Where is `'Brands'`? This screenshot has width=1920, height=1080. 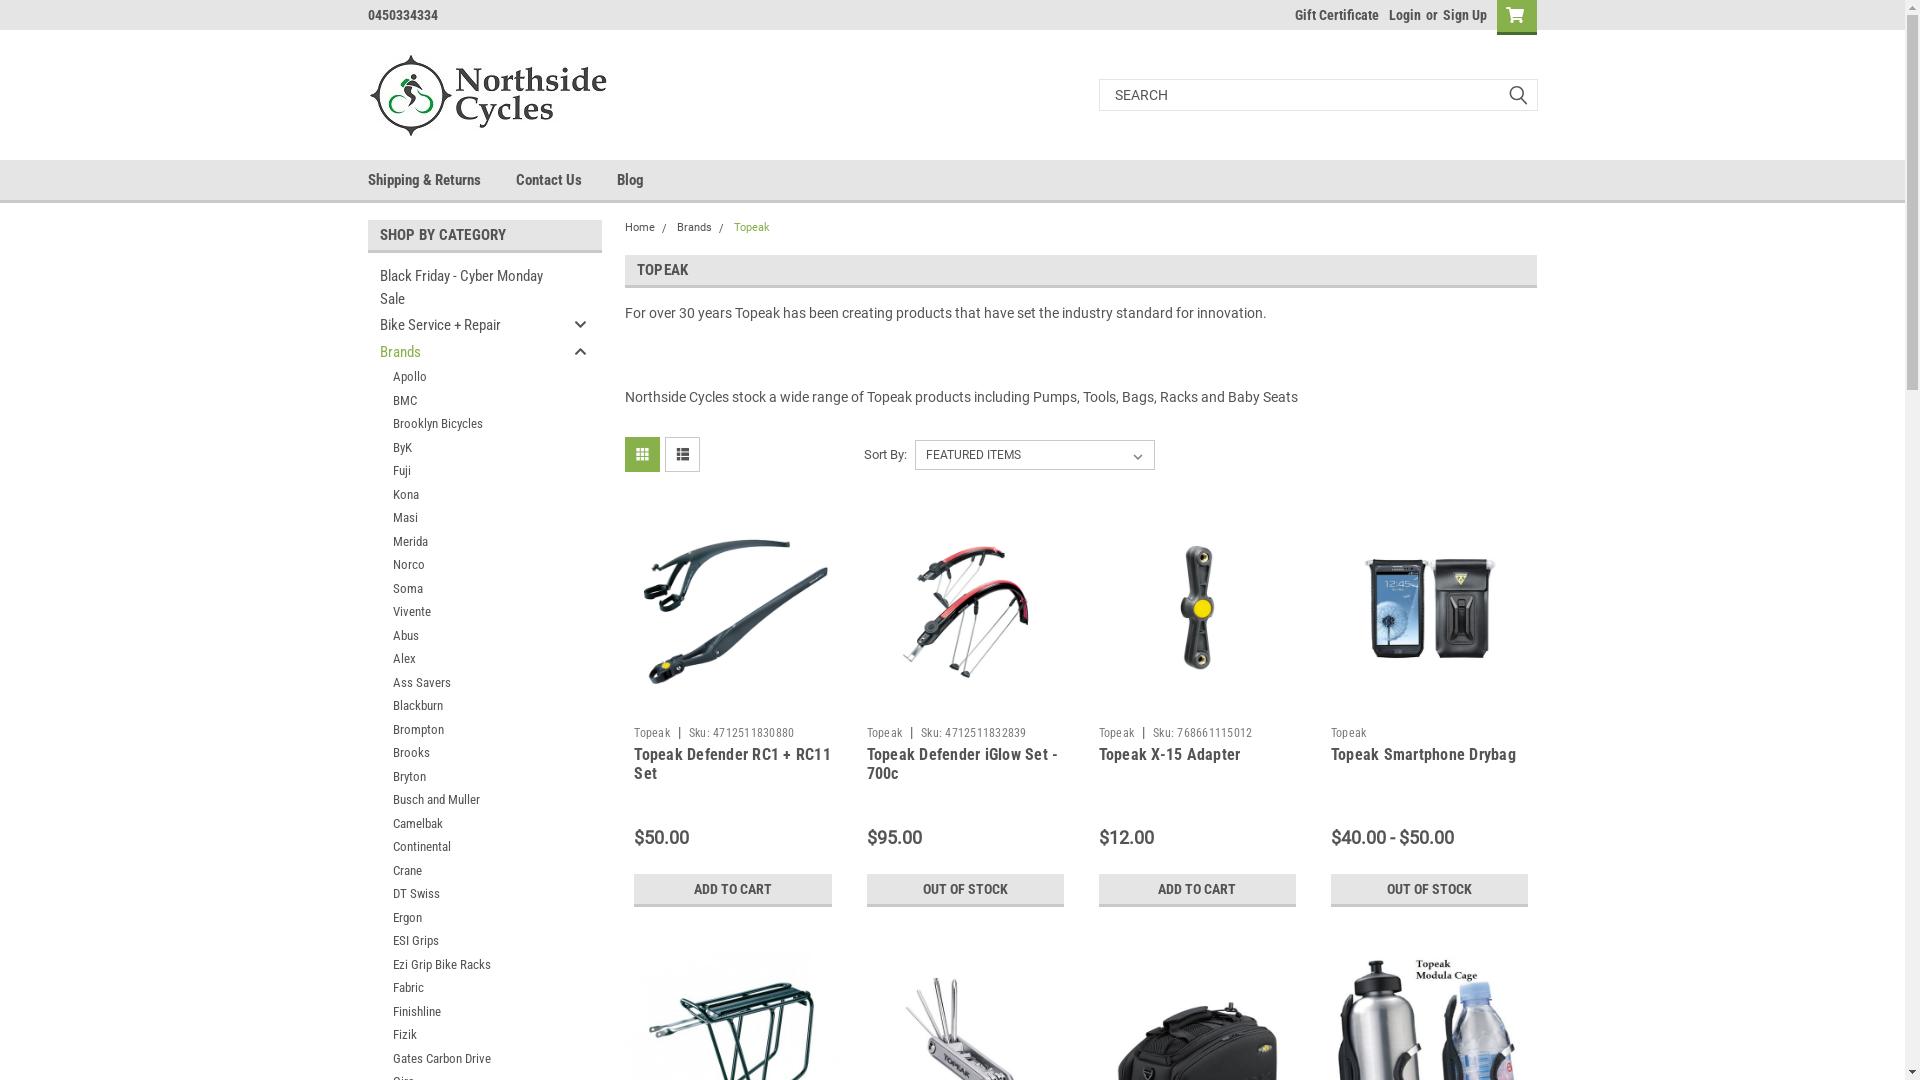 'Brands' is located at coordinates (694, 226).